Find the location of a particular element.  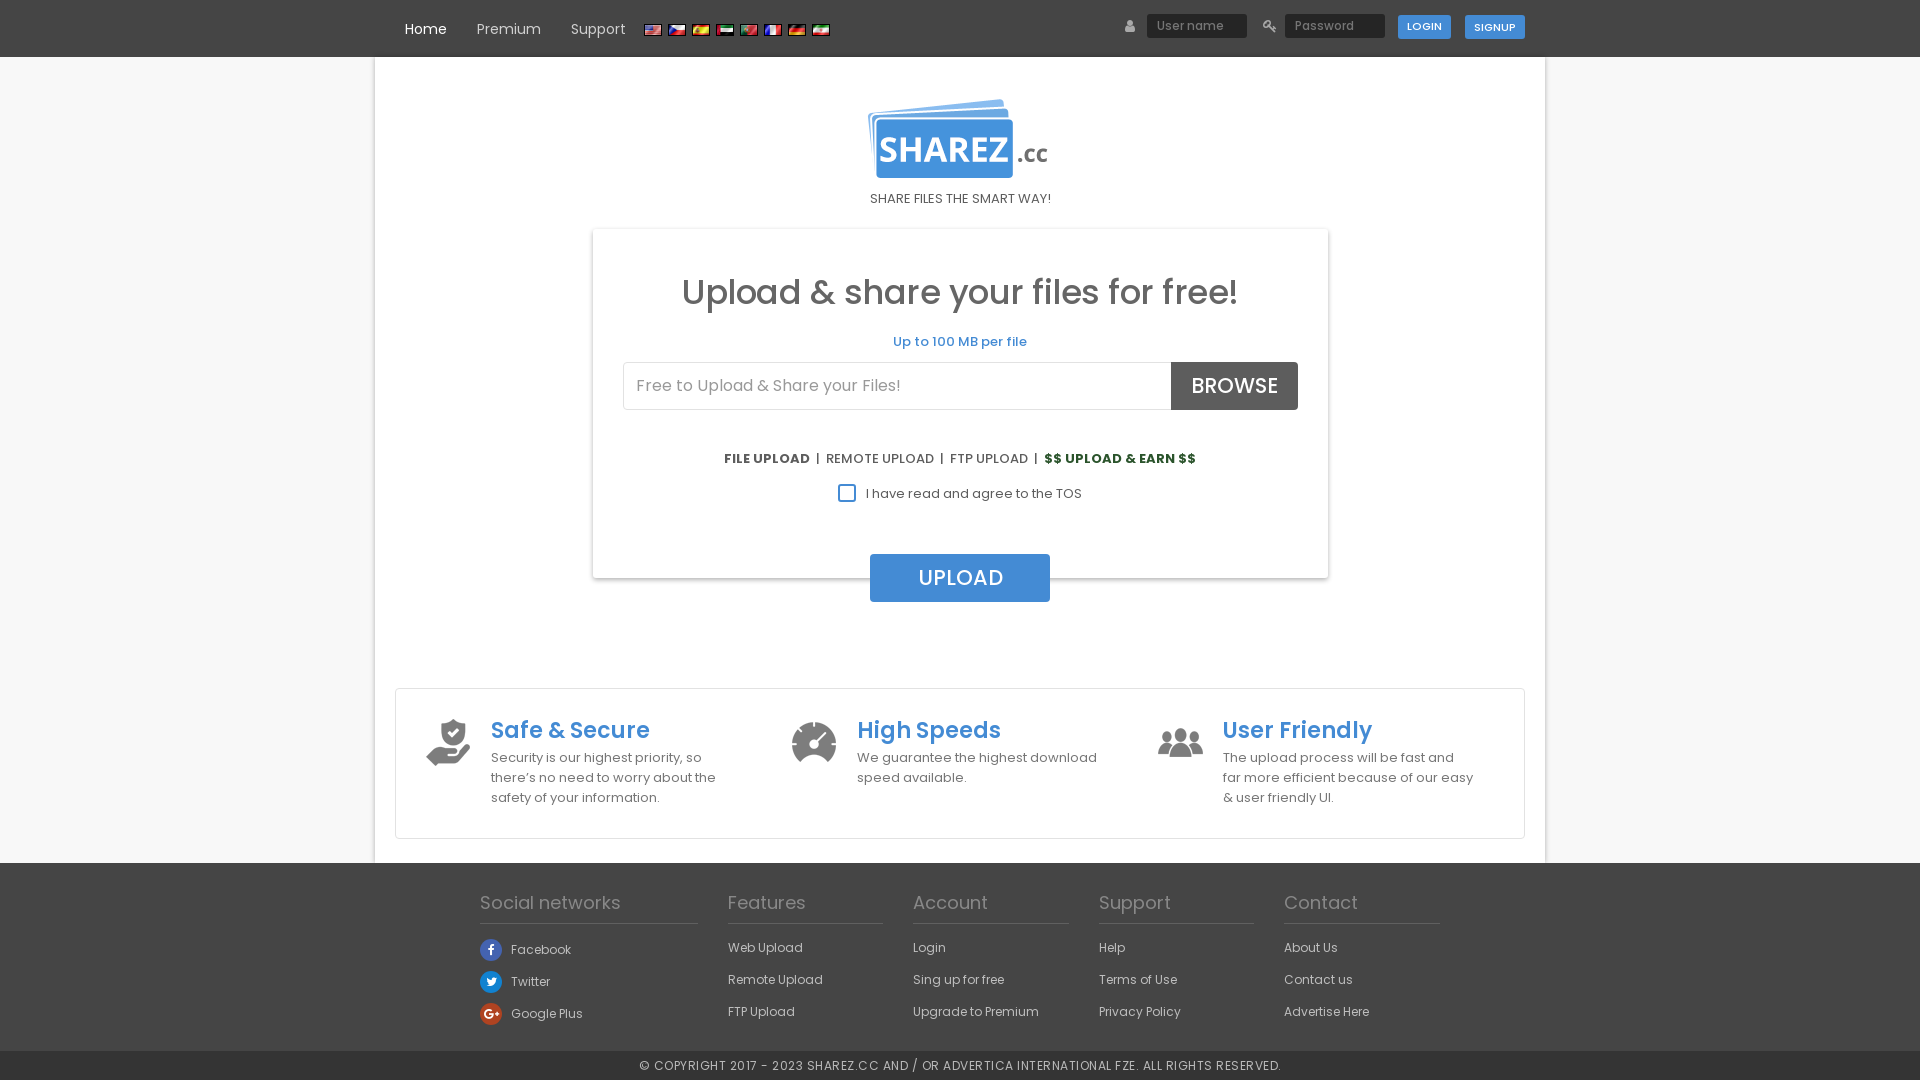

'Remote Upload' is located at coordinates (774, 978).